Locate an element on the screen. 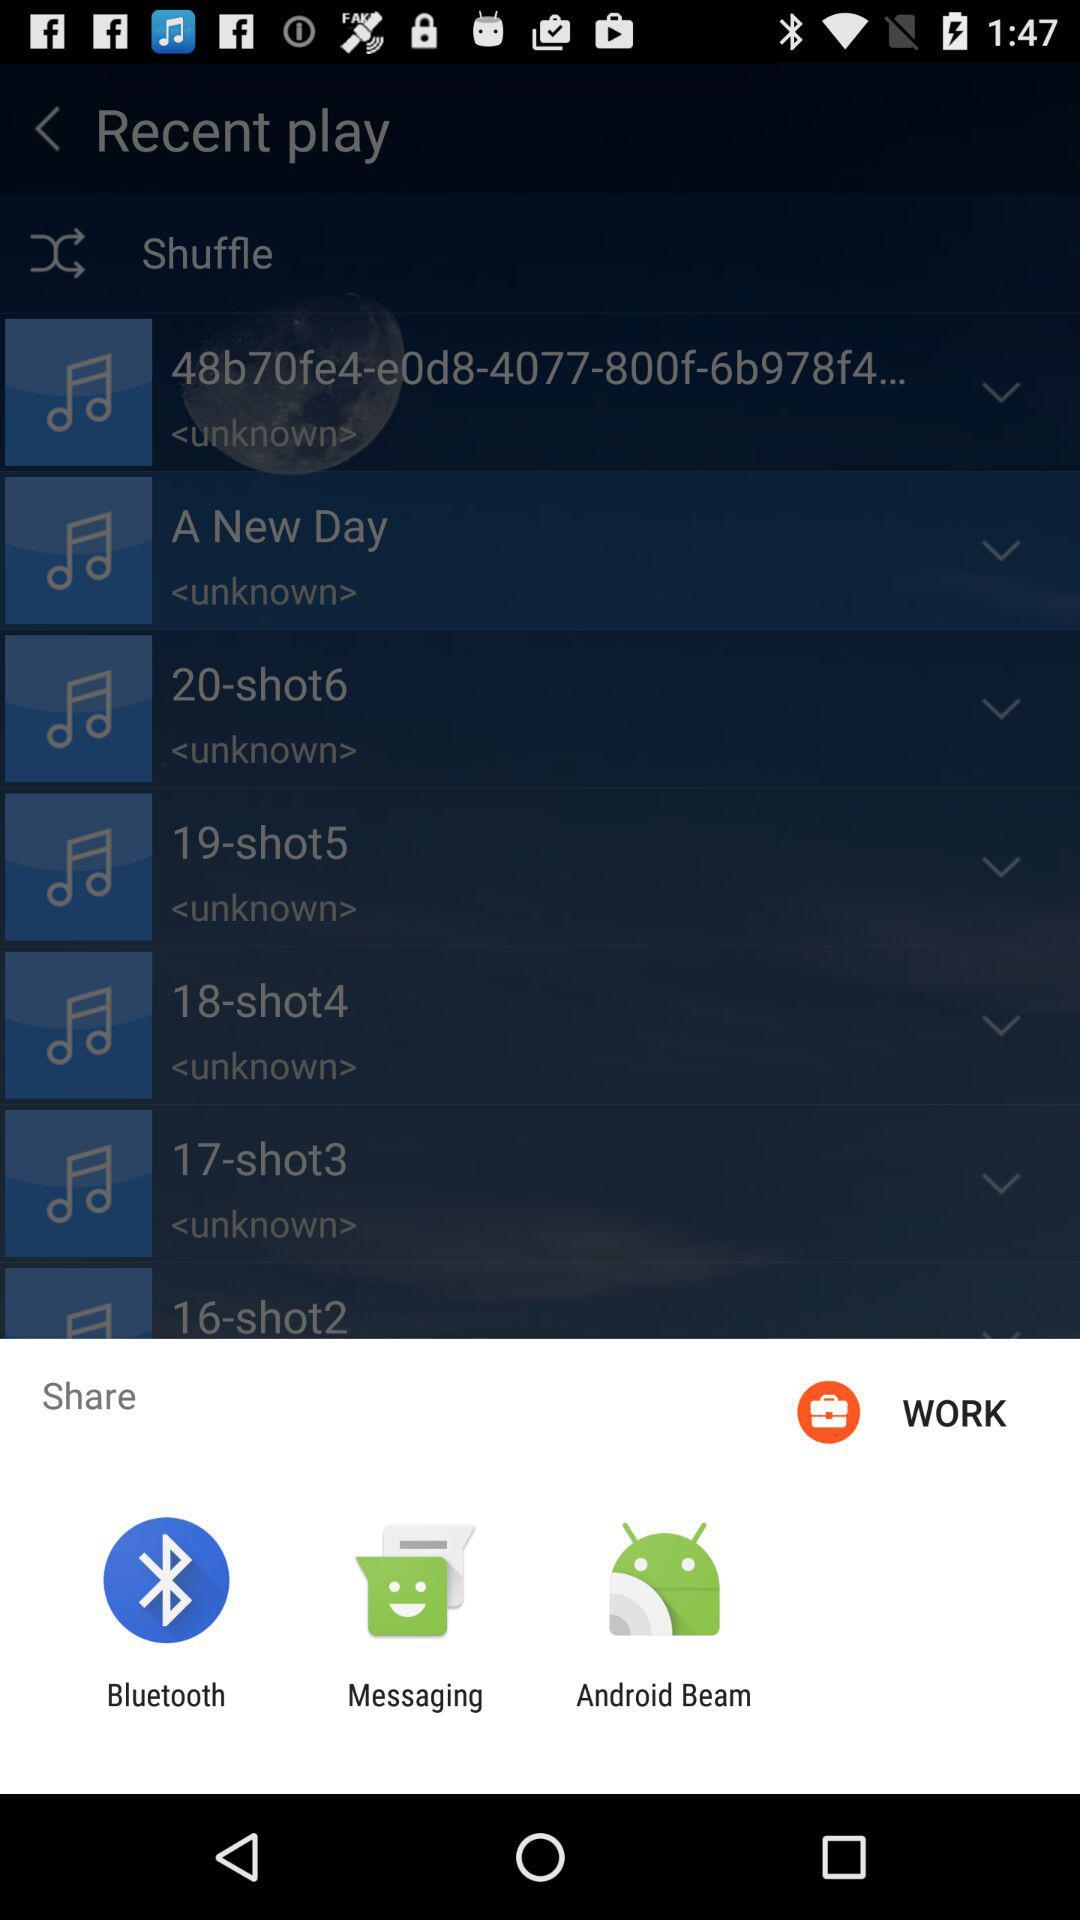 Image resolution: width=1080 pixels, height=1920 pixels. app next to messaging item is located at coordinates (664, 1711).